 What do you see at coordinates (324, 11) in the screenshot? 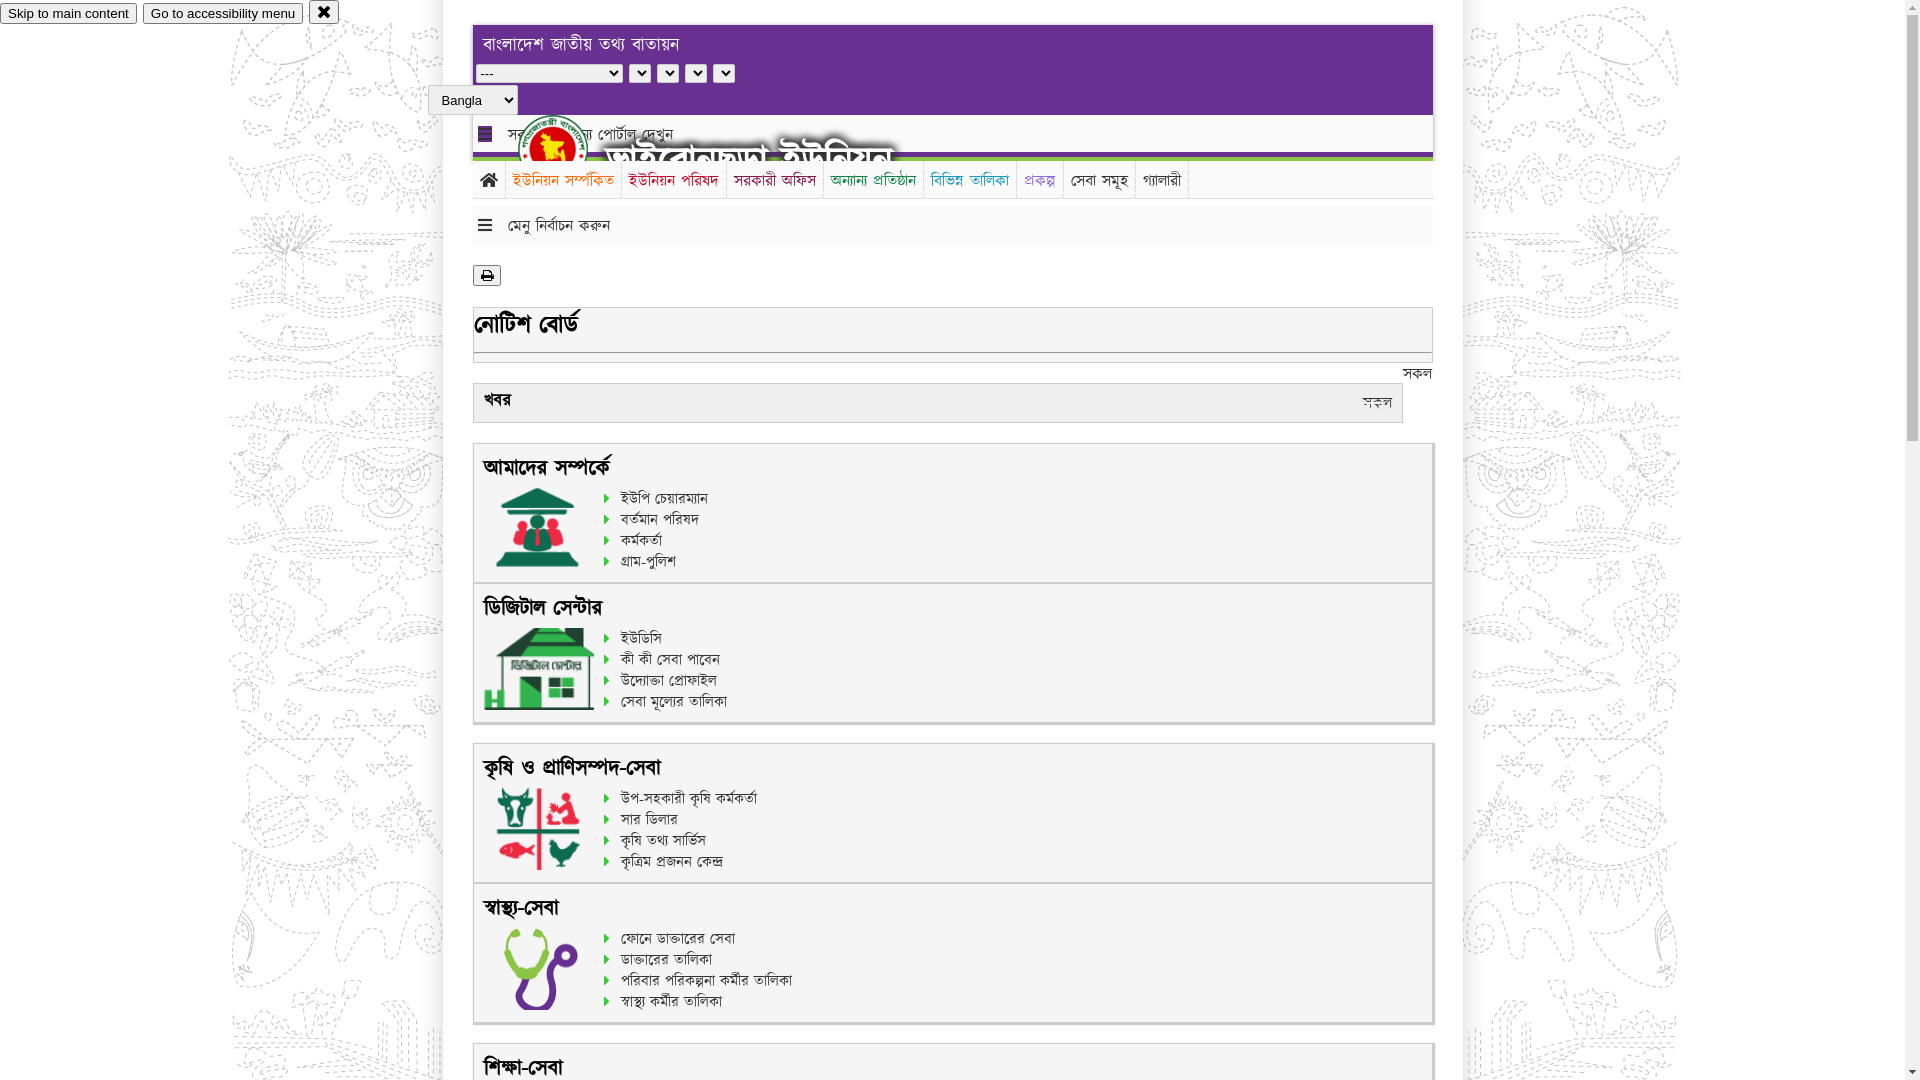
I see `'close'` at bounding box center [324, 11].